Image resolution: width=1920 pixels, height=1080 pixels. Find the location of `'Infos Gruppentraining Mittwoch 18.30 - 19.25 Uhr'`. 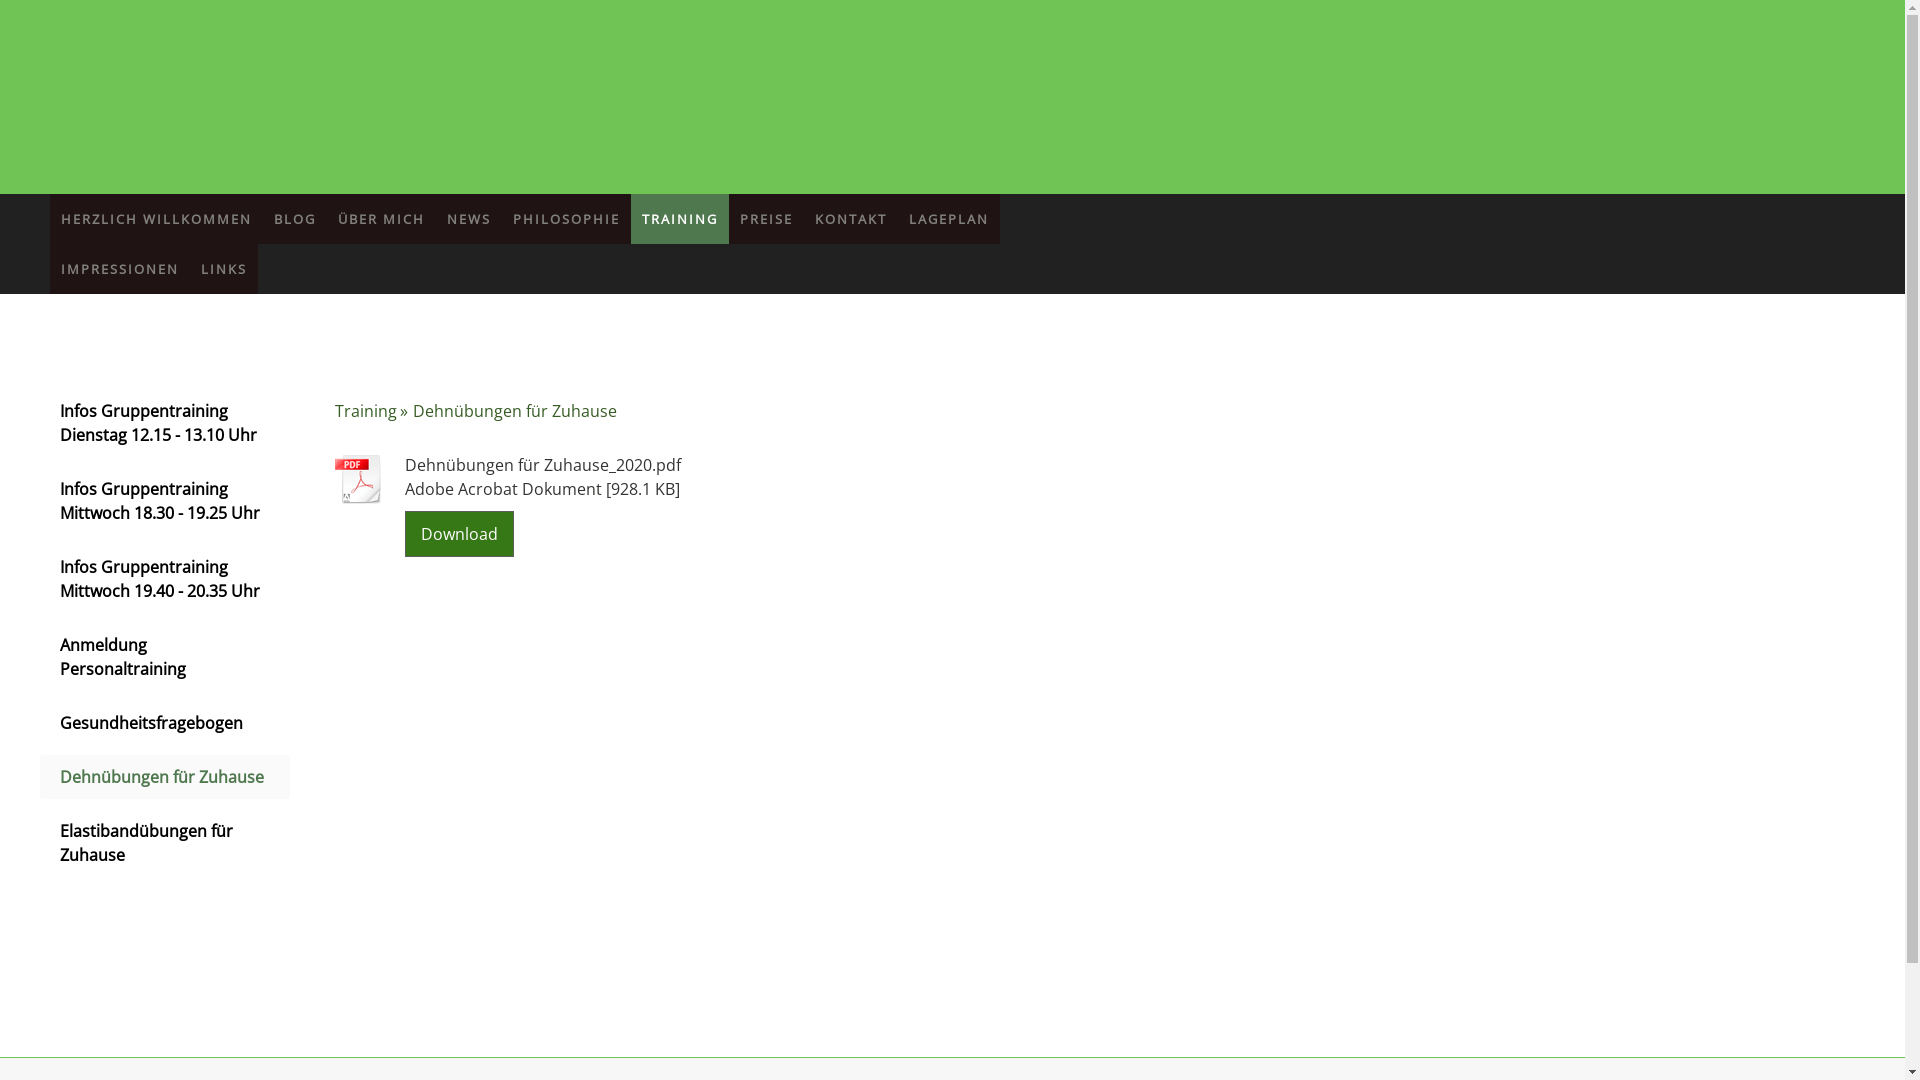

'Infos Gruppentraining Mittwoch 18.30 - 19.25 Uhr' is located at coordinates (164, 500).